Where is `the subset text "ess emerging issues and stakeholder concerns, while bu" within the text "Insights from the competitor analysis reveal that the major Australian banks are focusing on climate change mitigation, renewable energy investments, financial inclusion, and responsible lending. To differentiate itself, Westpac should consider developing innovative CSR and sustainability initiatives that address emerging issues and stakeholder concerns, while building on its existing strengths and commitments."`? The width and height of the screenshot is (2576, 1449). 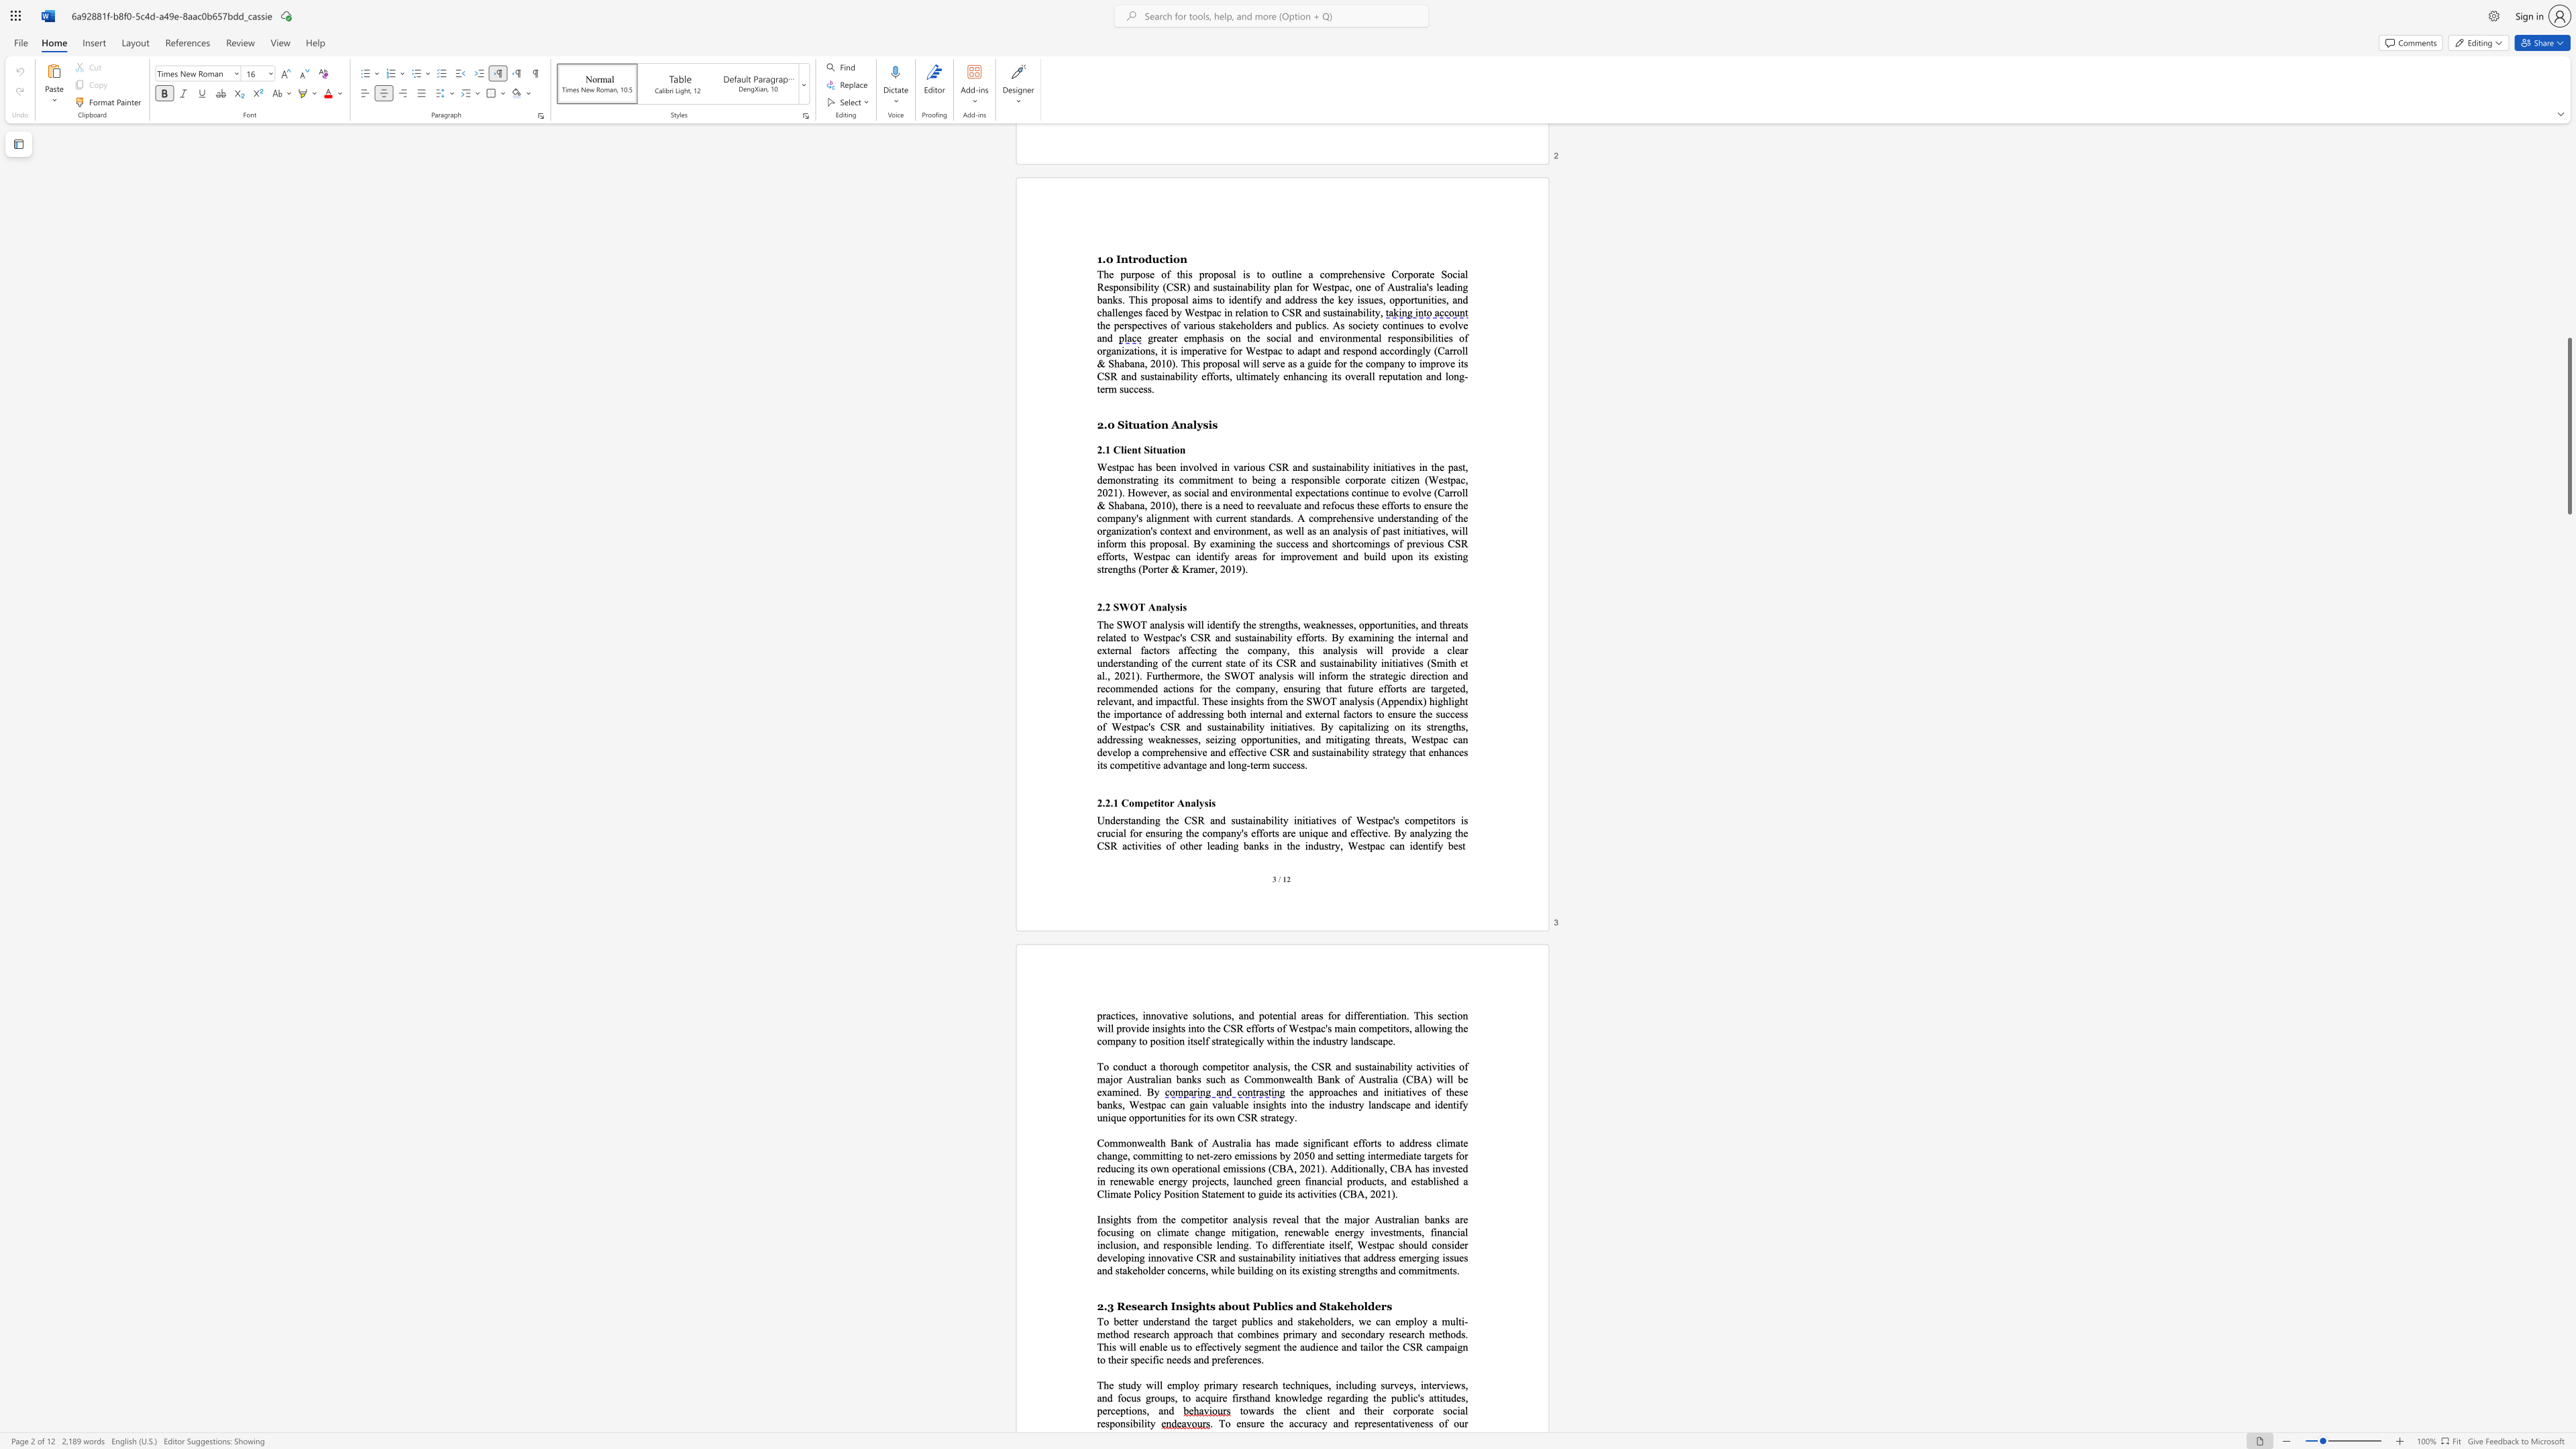 the subset text "ess emerging issues and stakeholder concerns, while bu" within the text "Insights from the competitor analysis reveal that the major Australian banks are focusing on climate change mitigation, renewable energy investments, financial inclusion, and responsible lending. To differentiate itself, Westpac should consider developing innovative CSR and sustainability initiatives that address emerging issues and stakeholder concerns, while building on its existing strengths and commitments." is located at coordinates (1381, 1257).